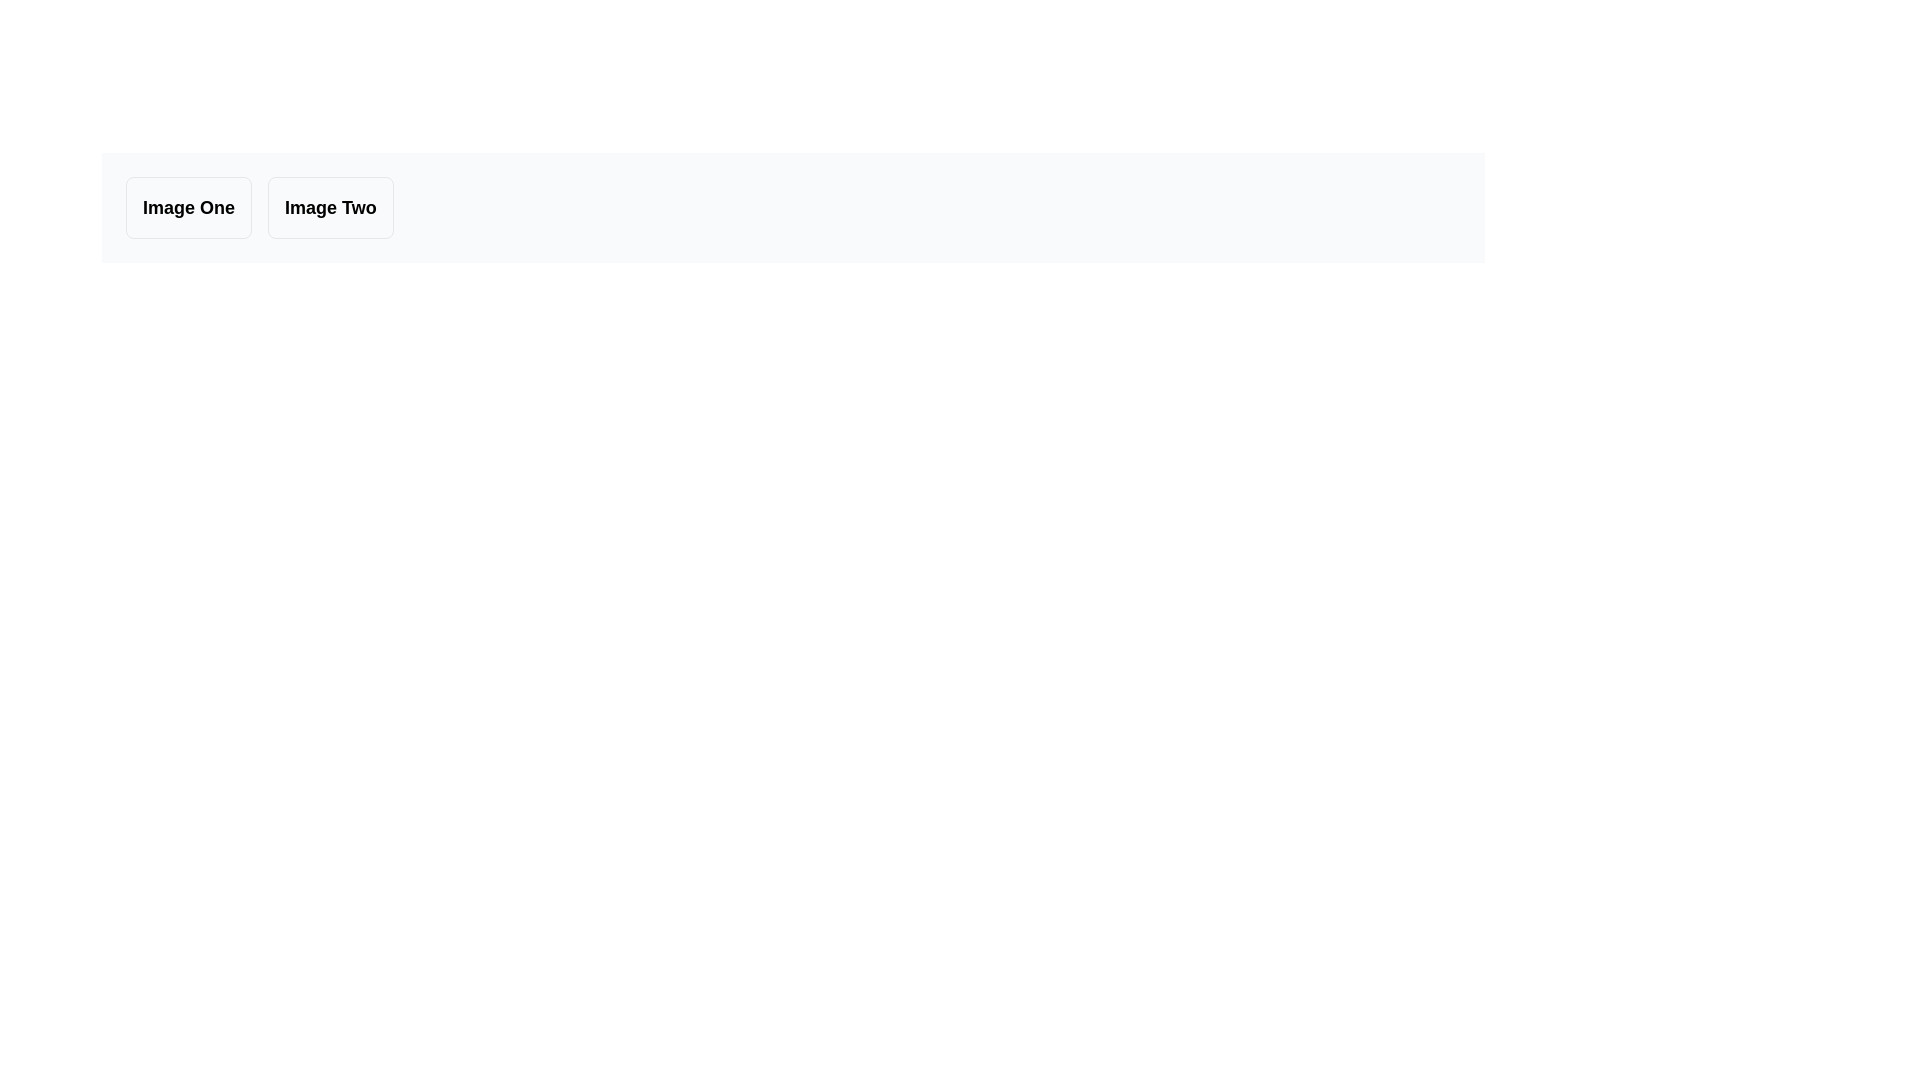  I want to click on the button labeled 'Image Two', which has a white background and is positioned, so click(330, 208).